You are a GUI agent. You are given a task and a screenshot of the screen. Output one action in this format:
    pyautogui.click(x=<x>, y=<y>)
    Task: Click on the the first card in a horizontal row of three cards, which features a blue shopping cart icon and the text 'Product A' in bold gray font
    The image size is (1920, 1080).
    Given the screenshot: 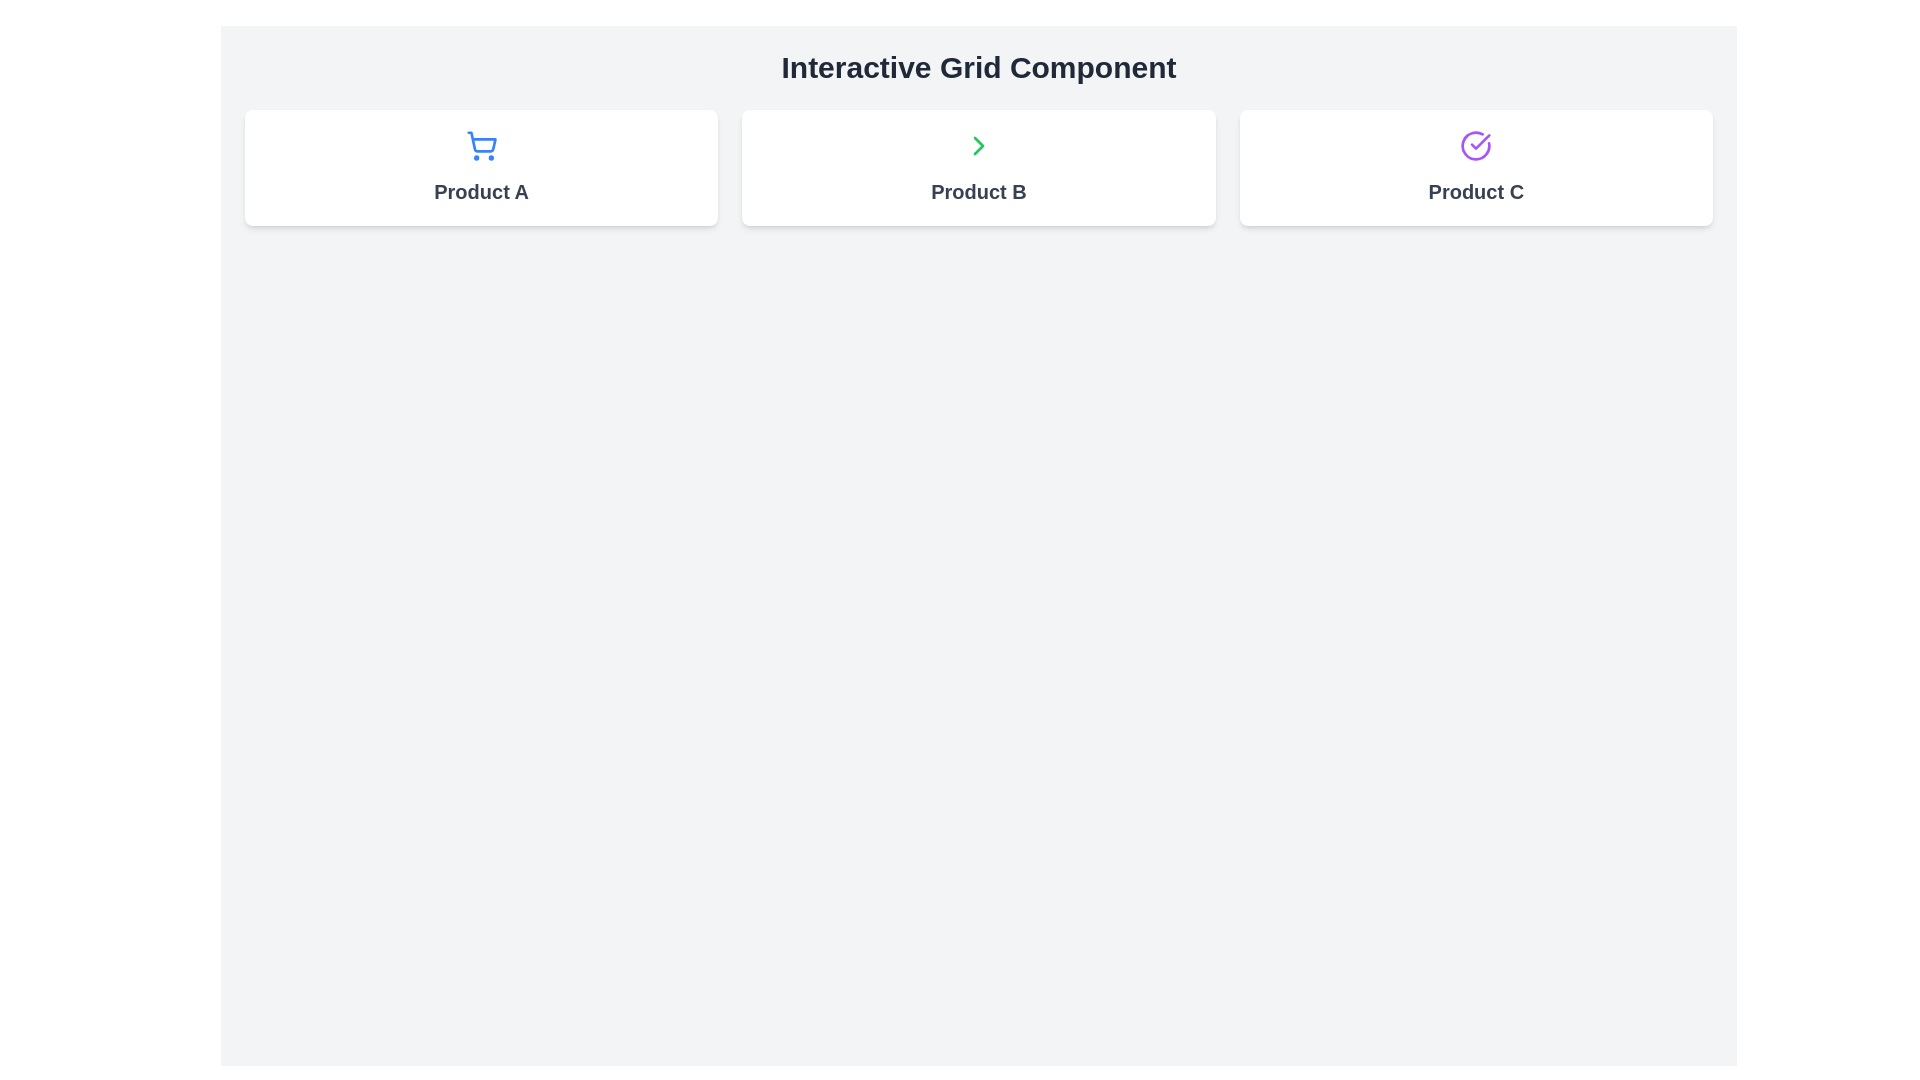 What is the action you would take?
    pyautogui.click(x=481, y=167)
    